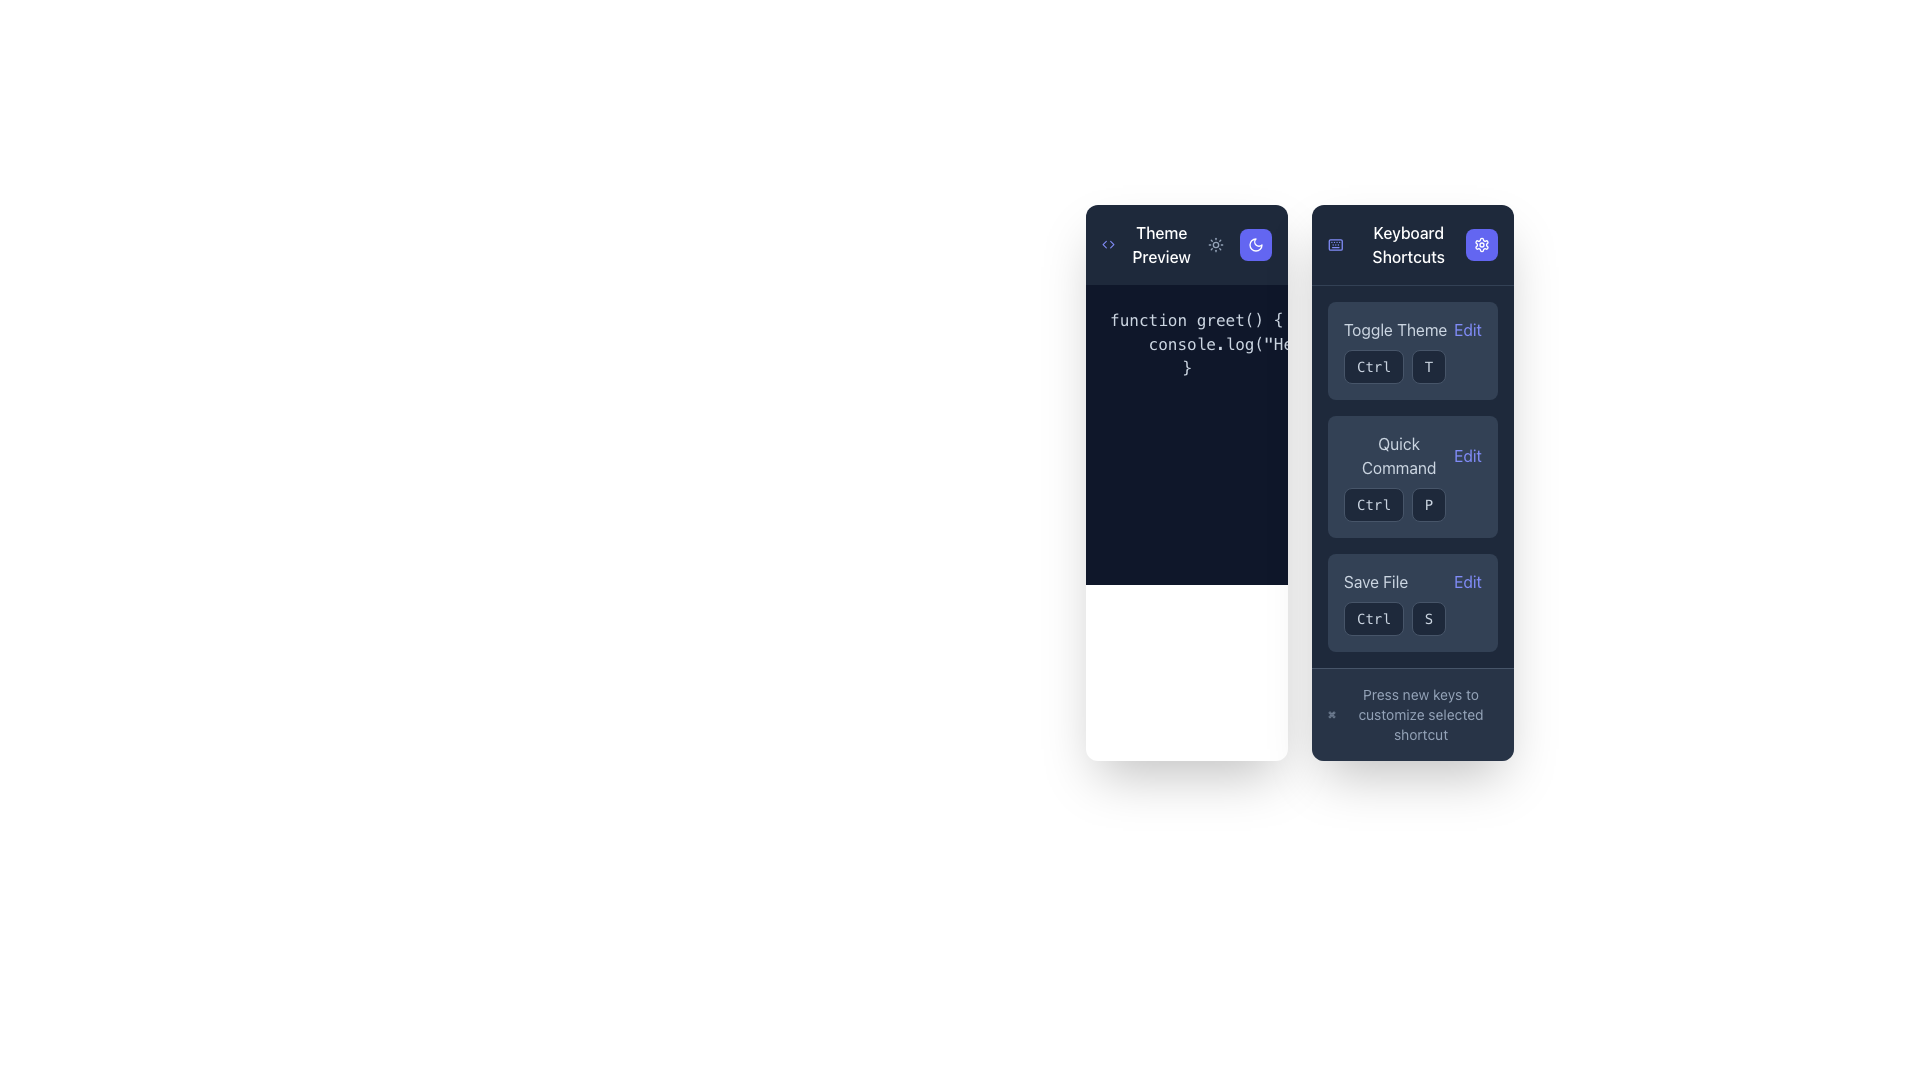 This screenshot has width=1920, height=1080. What do you see at coordinates (1482, 244) in the screenshot?
I see `the settings button located at the top-right corner of the 'Keyboard Shortcuts' section header` at bounding box center [1482, 244].